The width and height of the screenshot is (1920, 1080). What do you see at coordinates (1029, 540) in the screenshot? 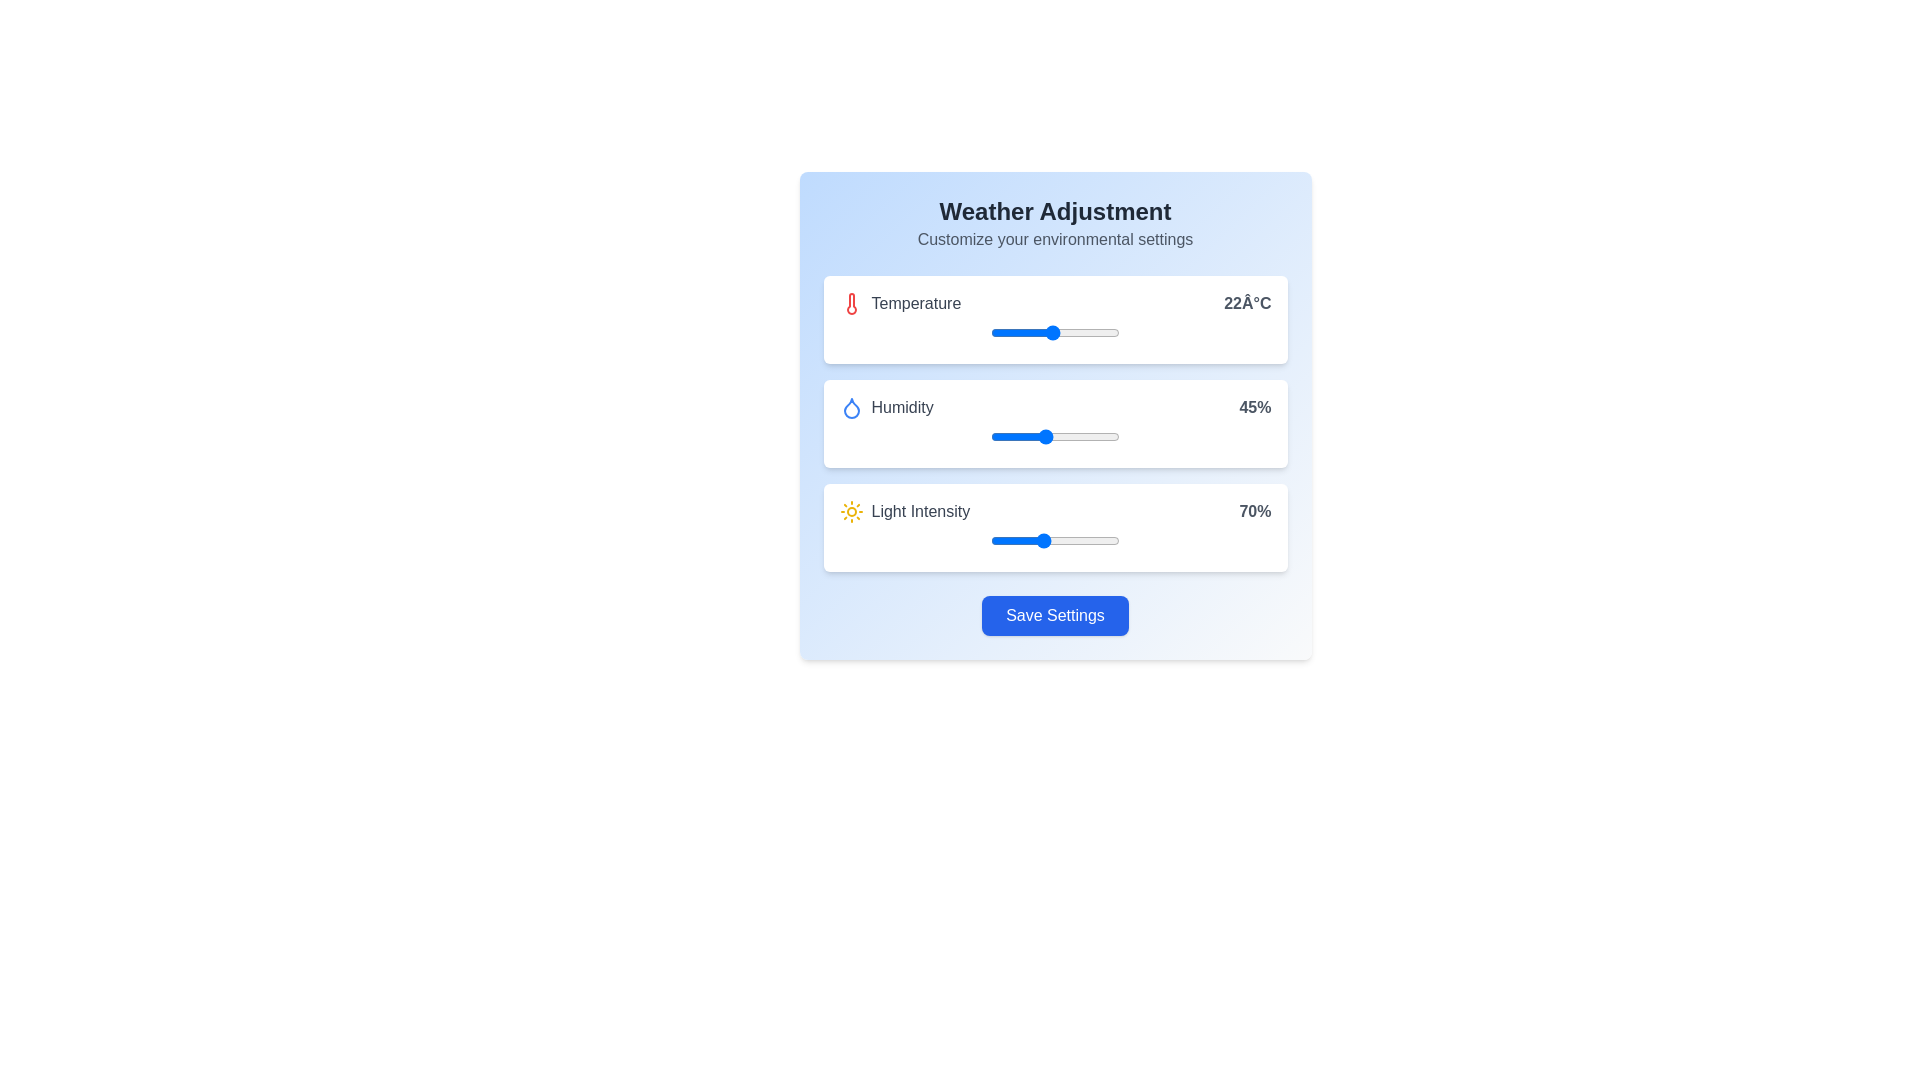
I see `the light intensity` at bounding box center [1029, 540].